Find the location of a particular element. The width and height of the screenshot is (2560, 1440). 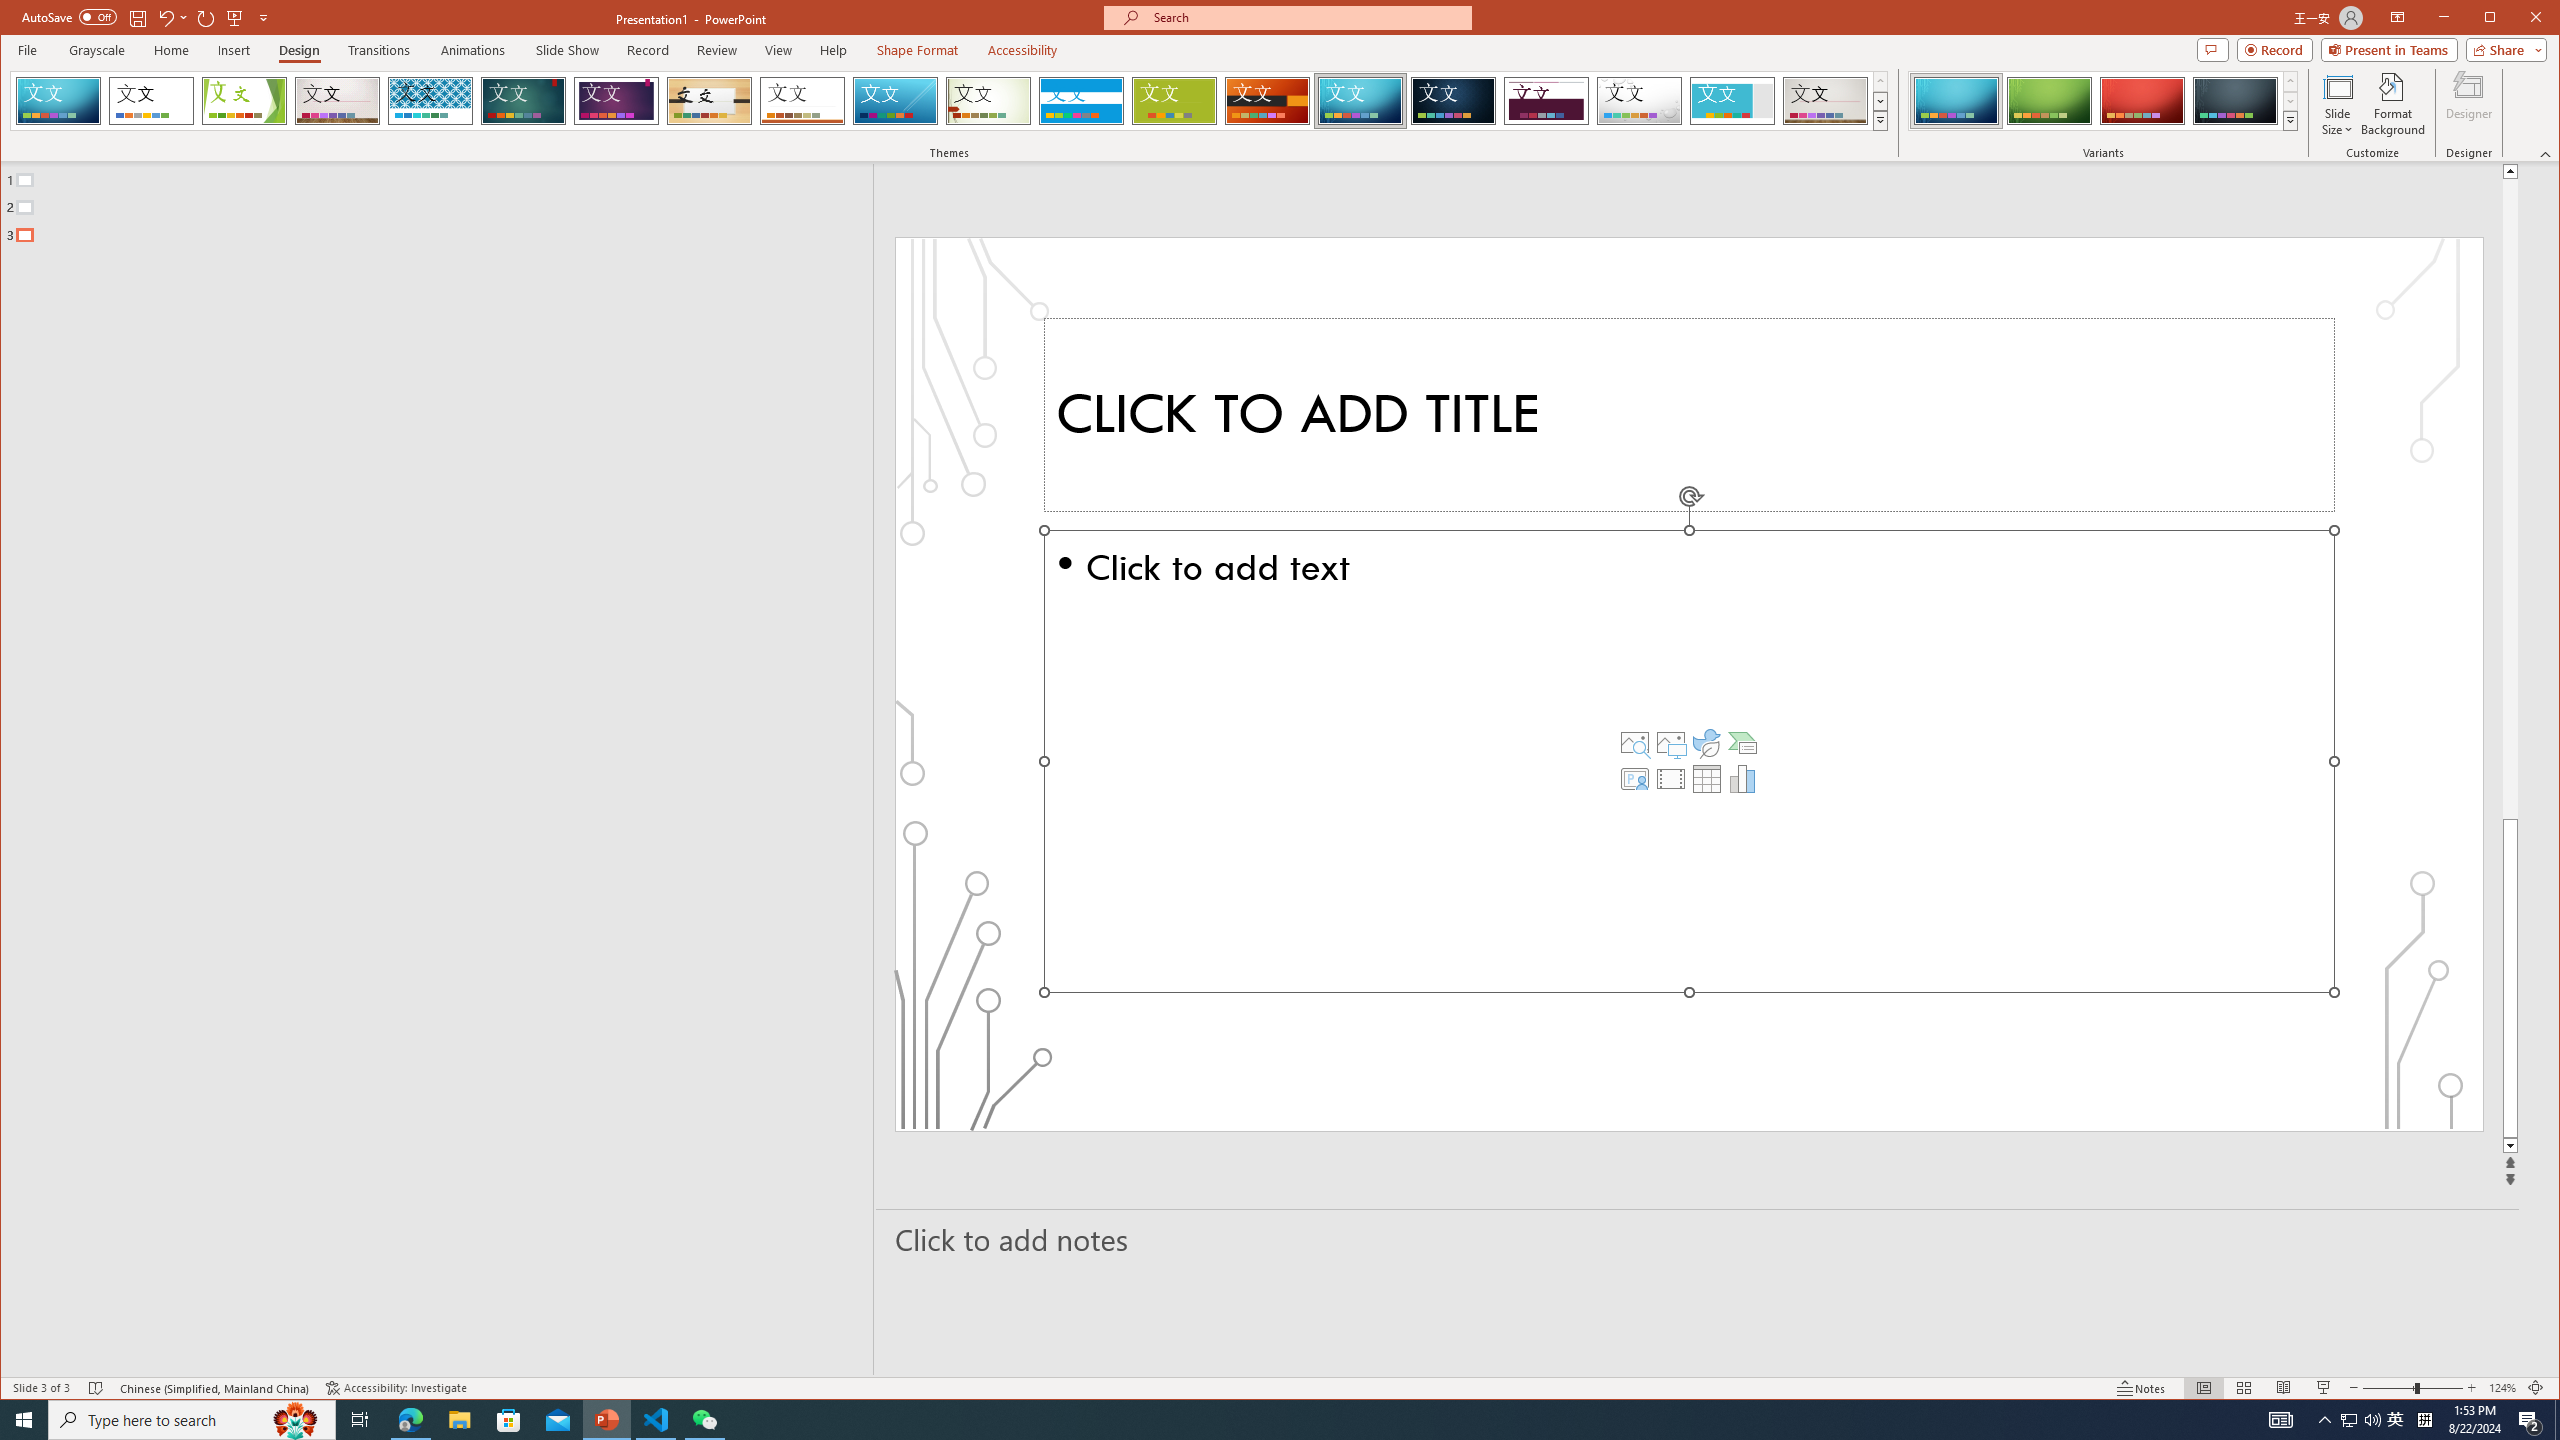

'Grayscale' is located at coordinates (97, 49).